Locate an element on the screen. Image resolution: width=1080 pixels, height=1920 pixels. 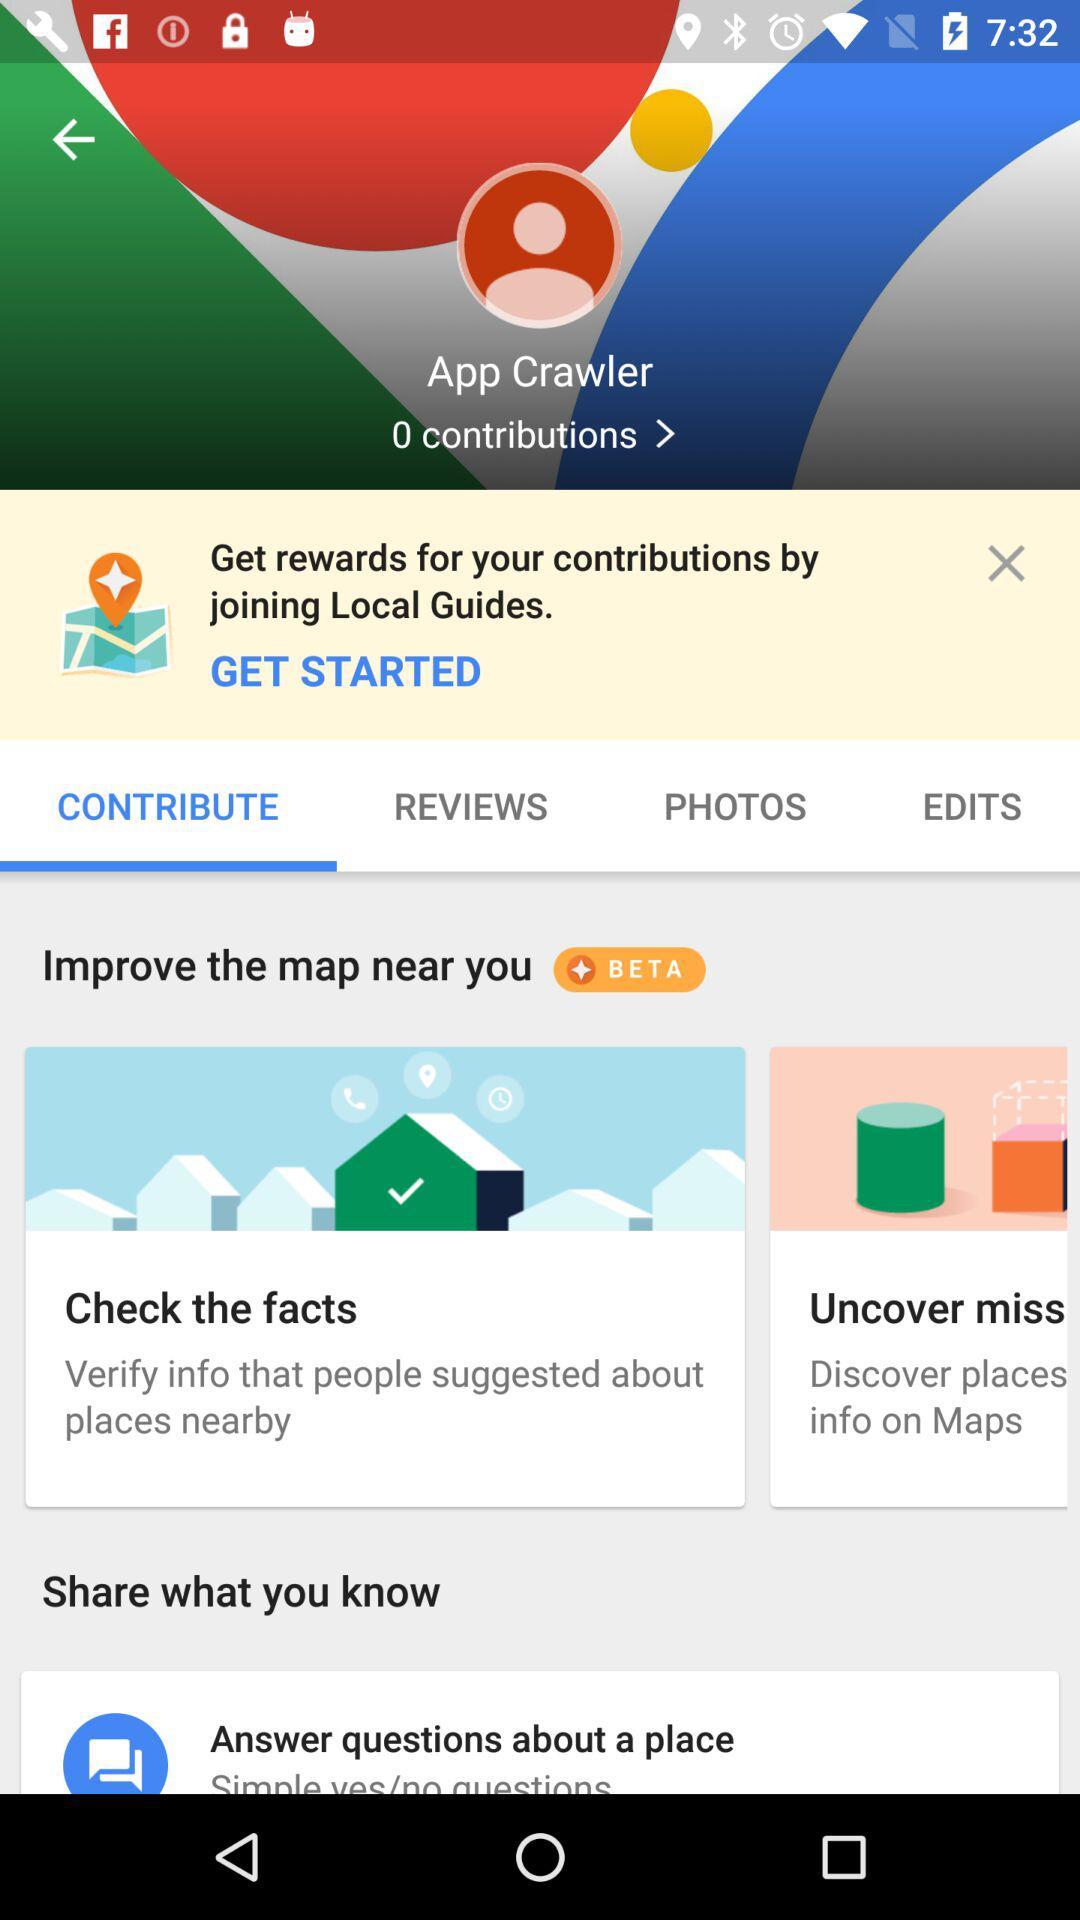
icon to the right of photos app is located at coordinates (971, 805).